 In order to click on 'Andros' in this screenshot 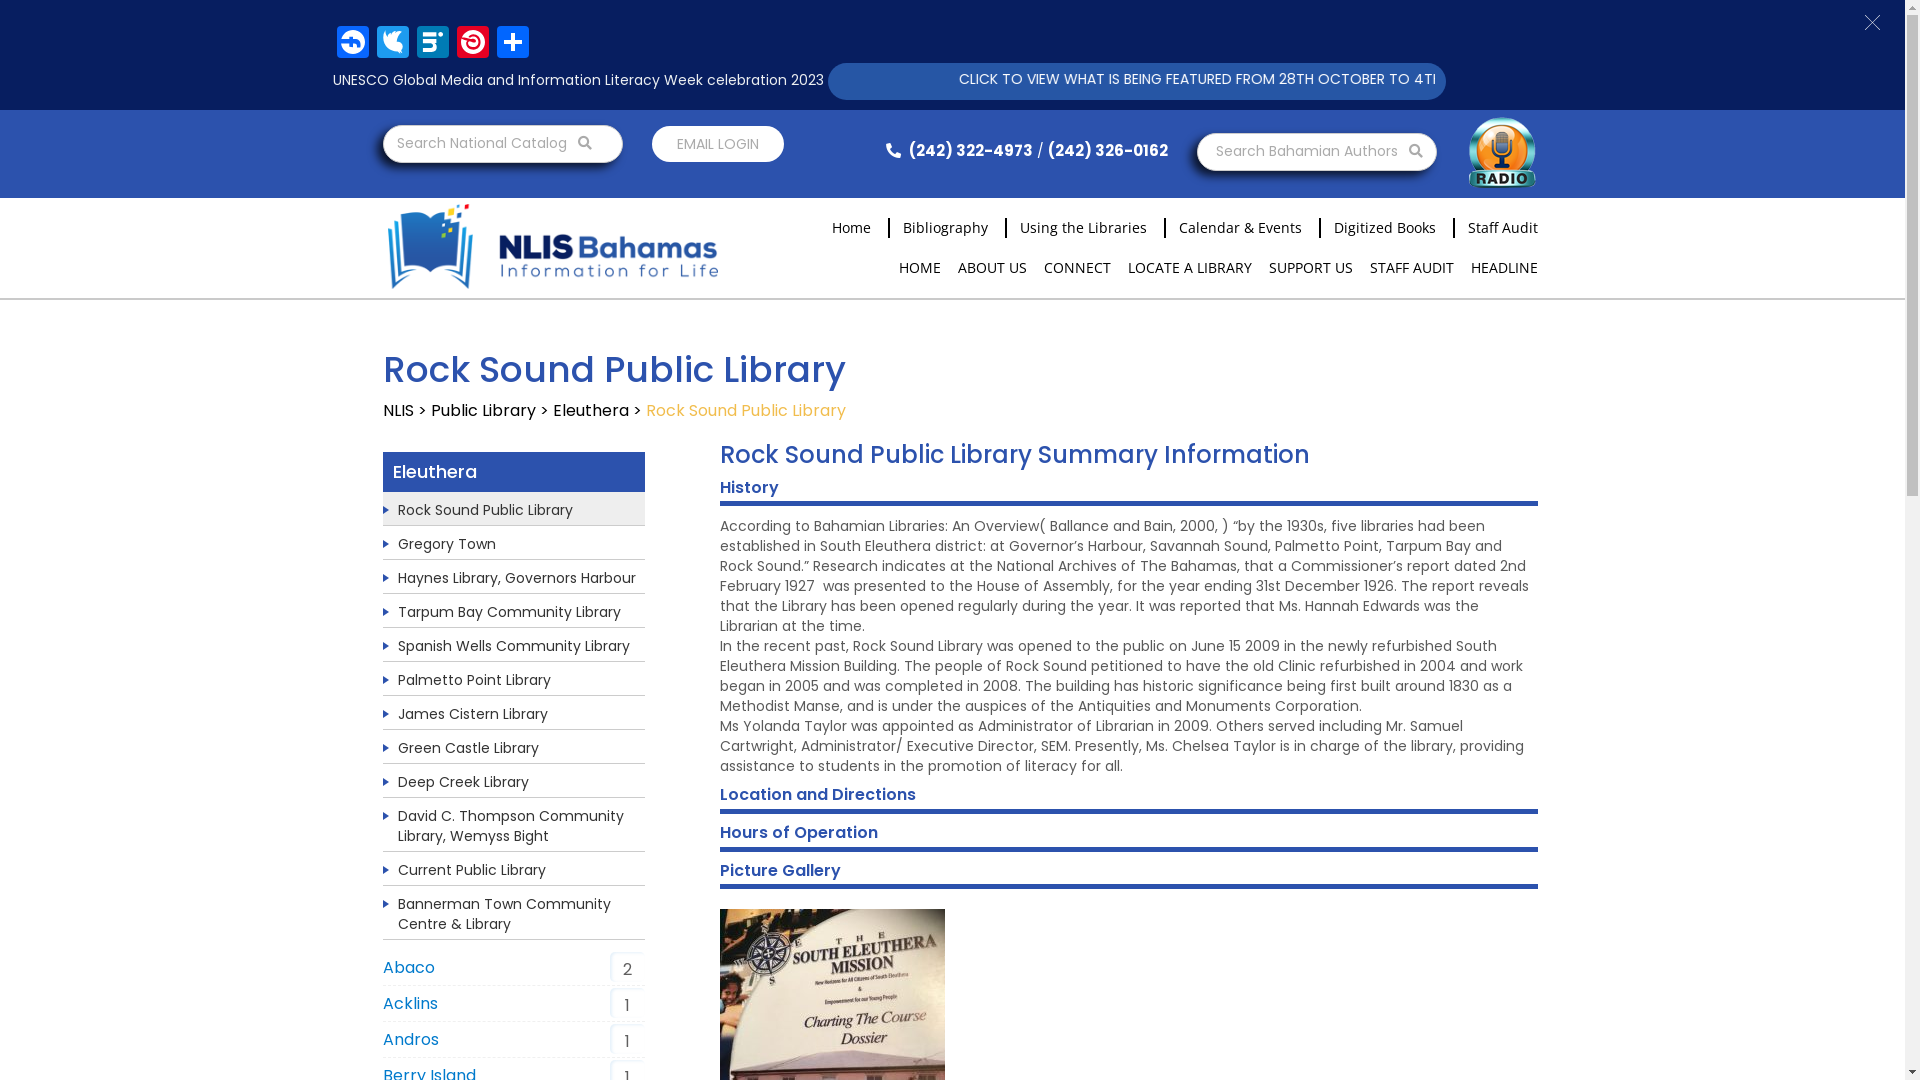, I will do `click(408, 1038)`.